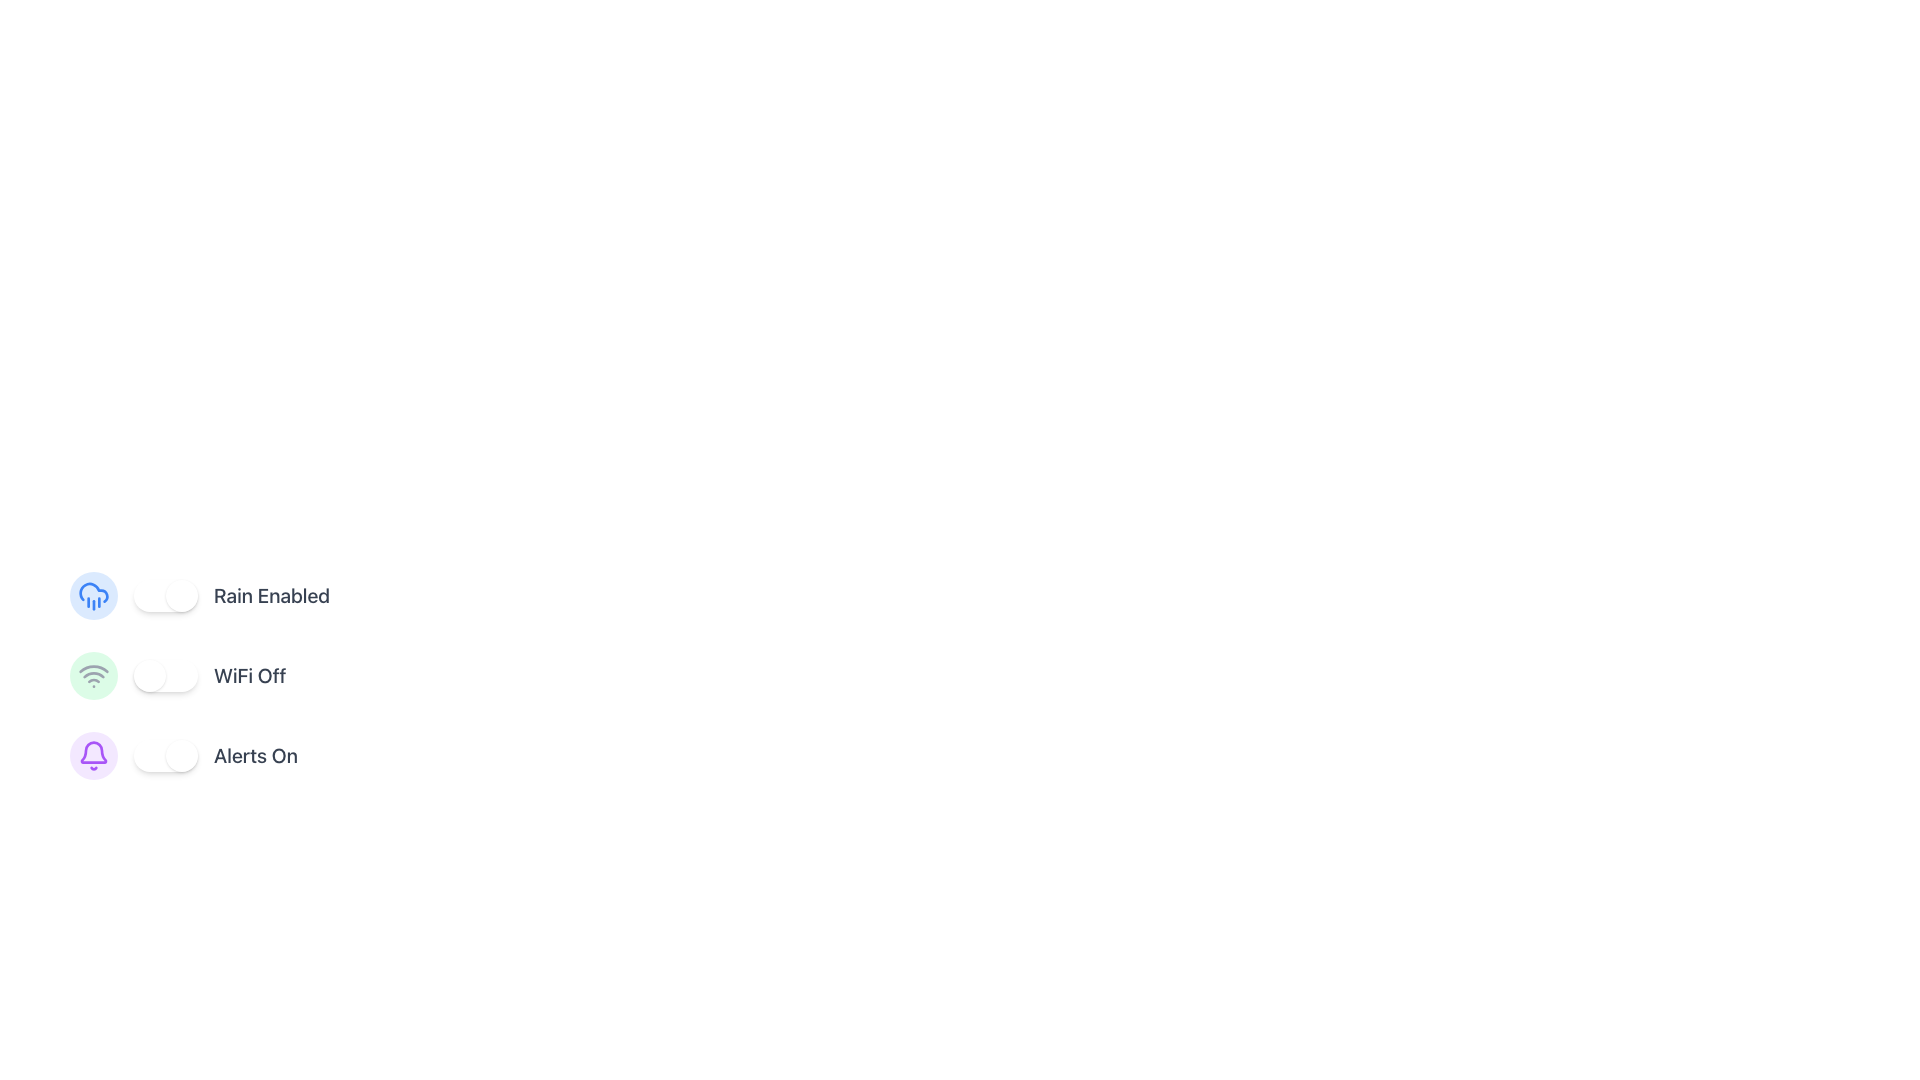 This screenshot has height=1080, width=1920. I want to click on the circular icon with a light green background and gray Wi-Fi symbol, which is positioned next to the 'WiFi Off' label, so click(93, 675).